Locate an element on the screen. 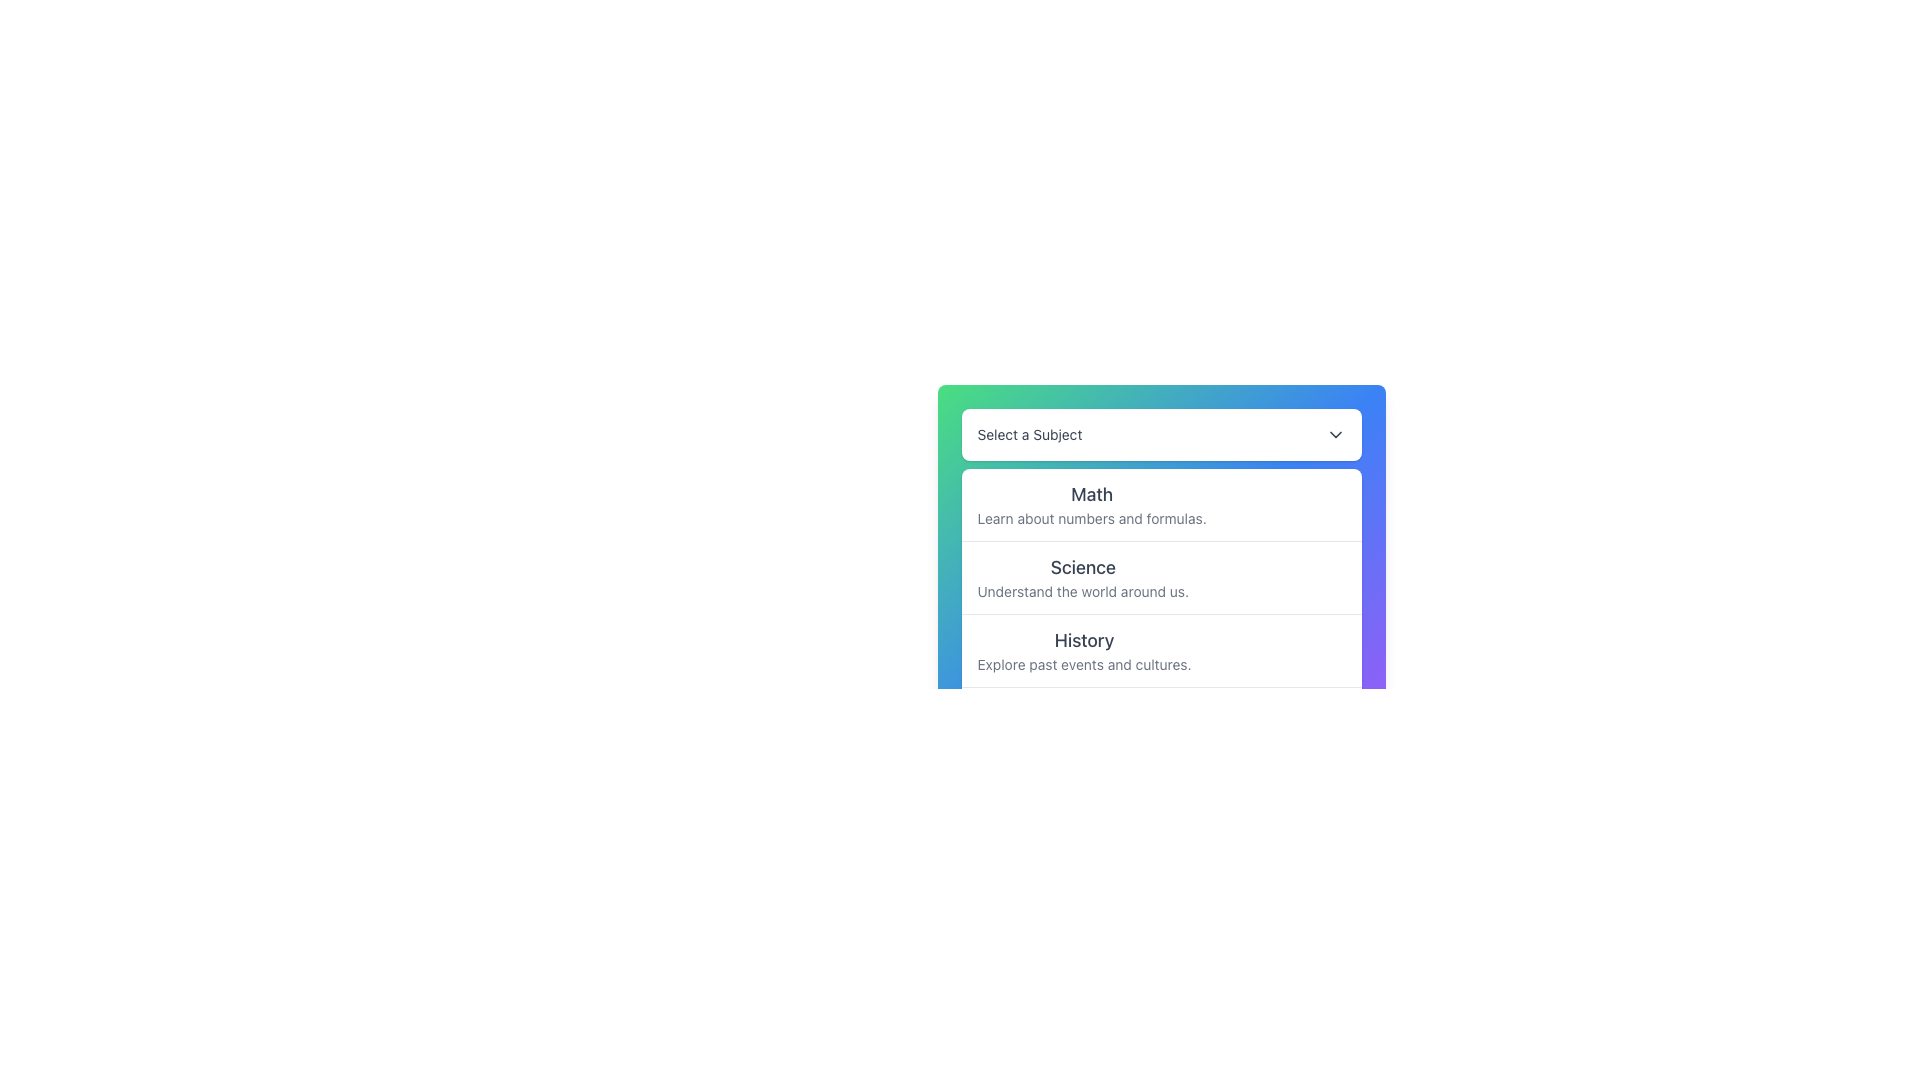 This screenshot has height=1080, width=1920. the primary title text label for the 'Math' category, which is positioned at the top of the list section in the interface is located at coordinates (1091, 494).